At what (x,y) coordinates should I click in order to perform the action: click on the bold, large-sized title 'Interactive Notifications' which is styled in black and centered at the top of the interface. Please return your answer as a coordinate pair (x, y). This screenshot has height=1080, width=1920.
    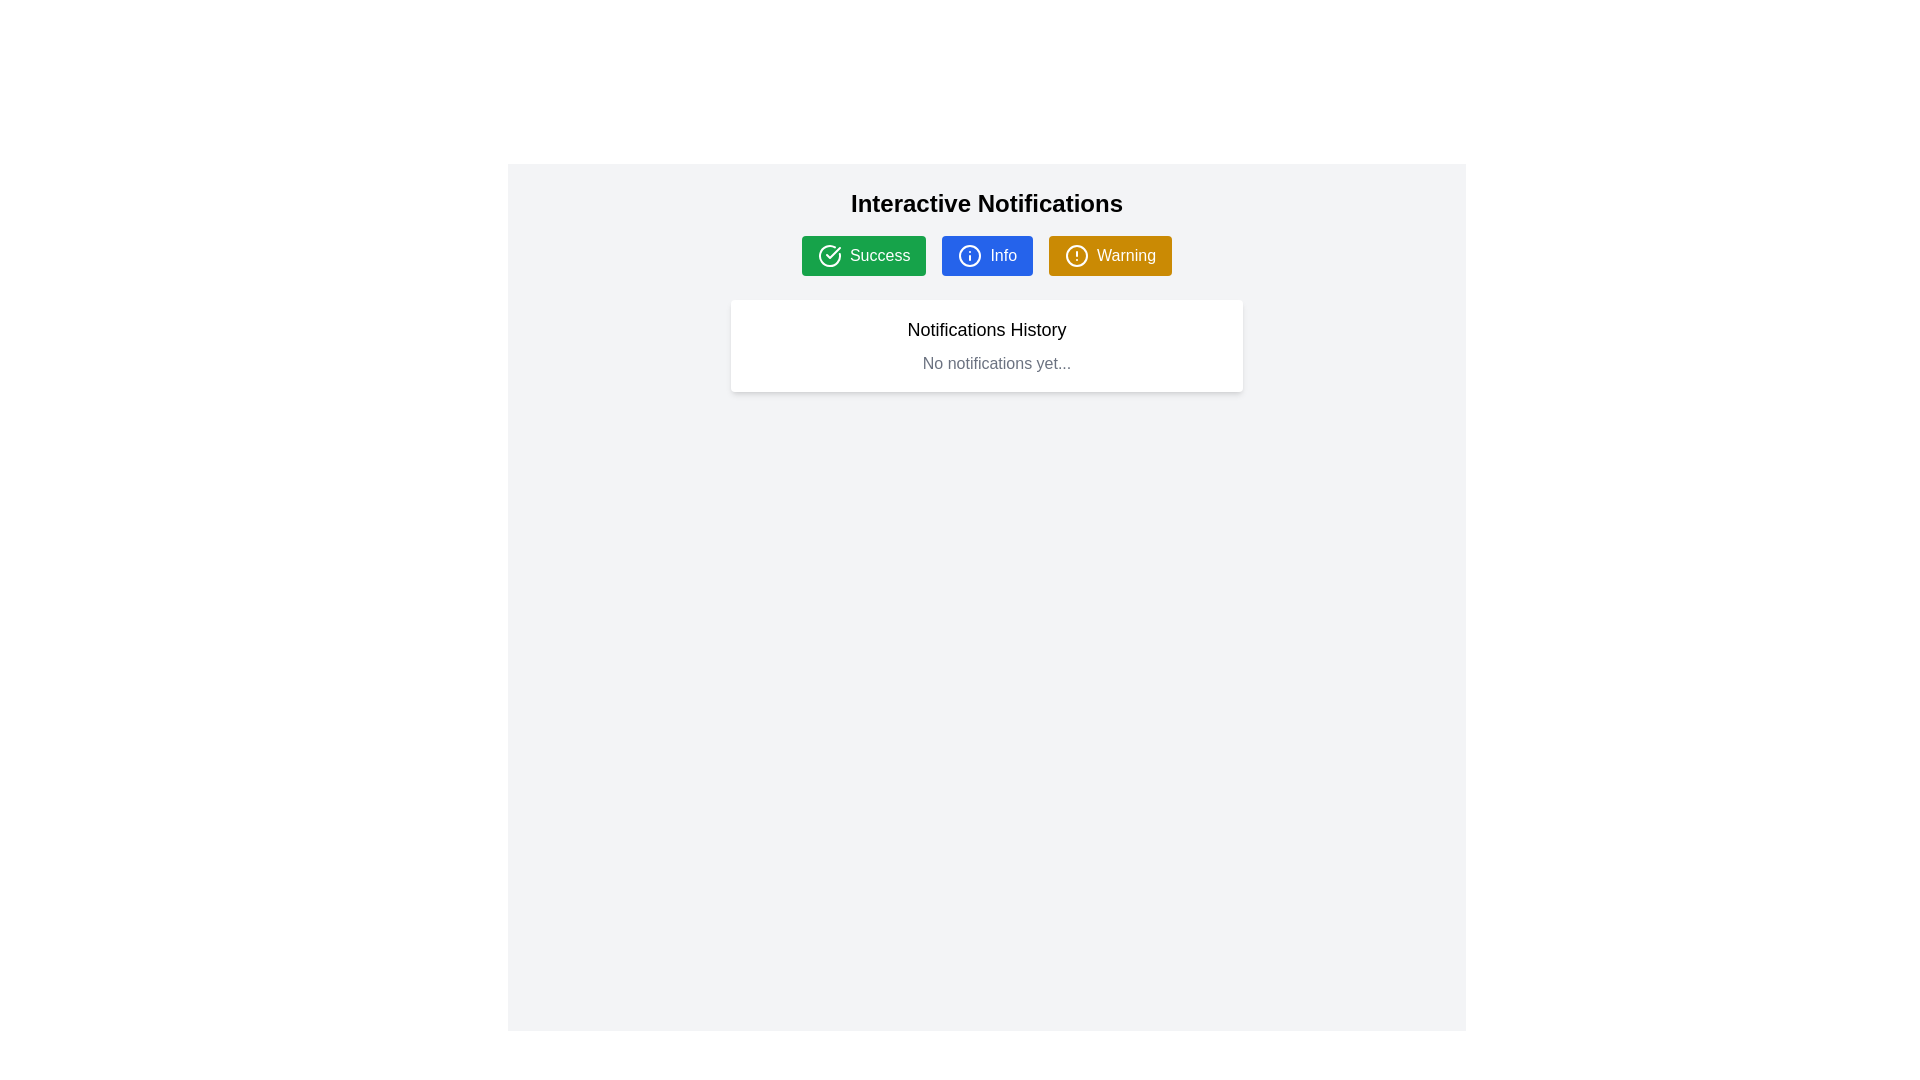
    Looking at the image, I should click on (987, 204).